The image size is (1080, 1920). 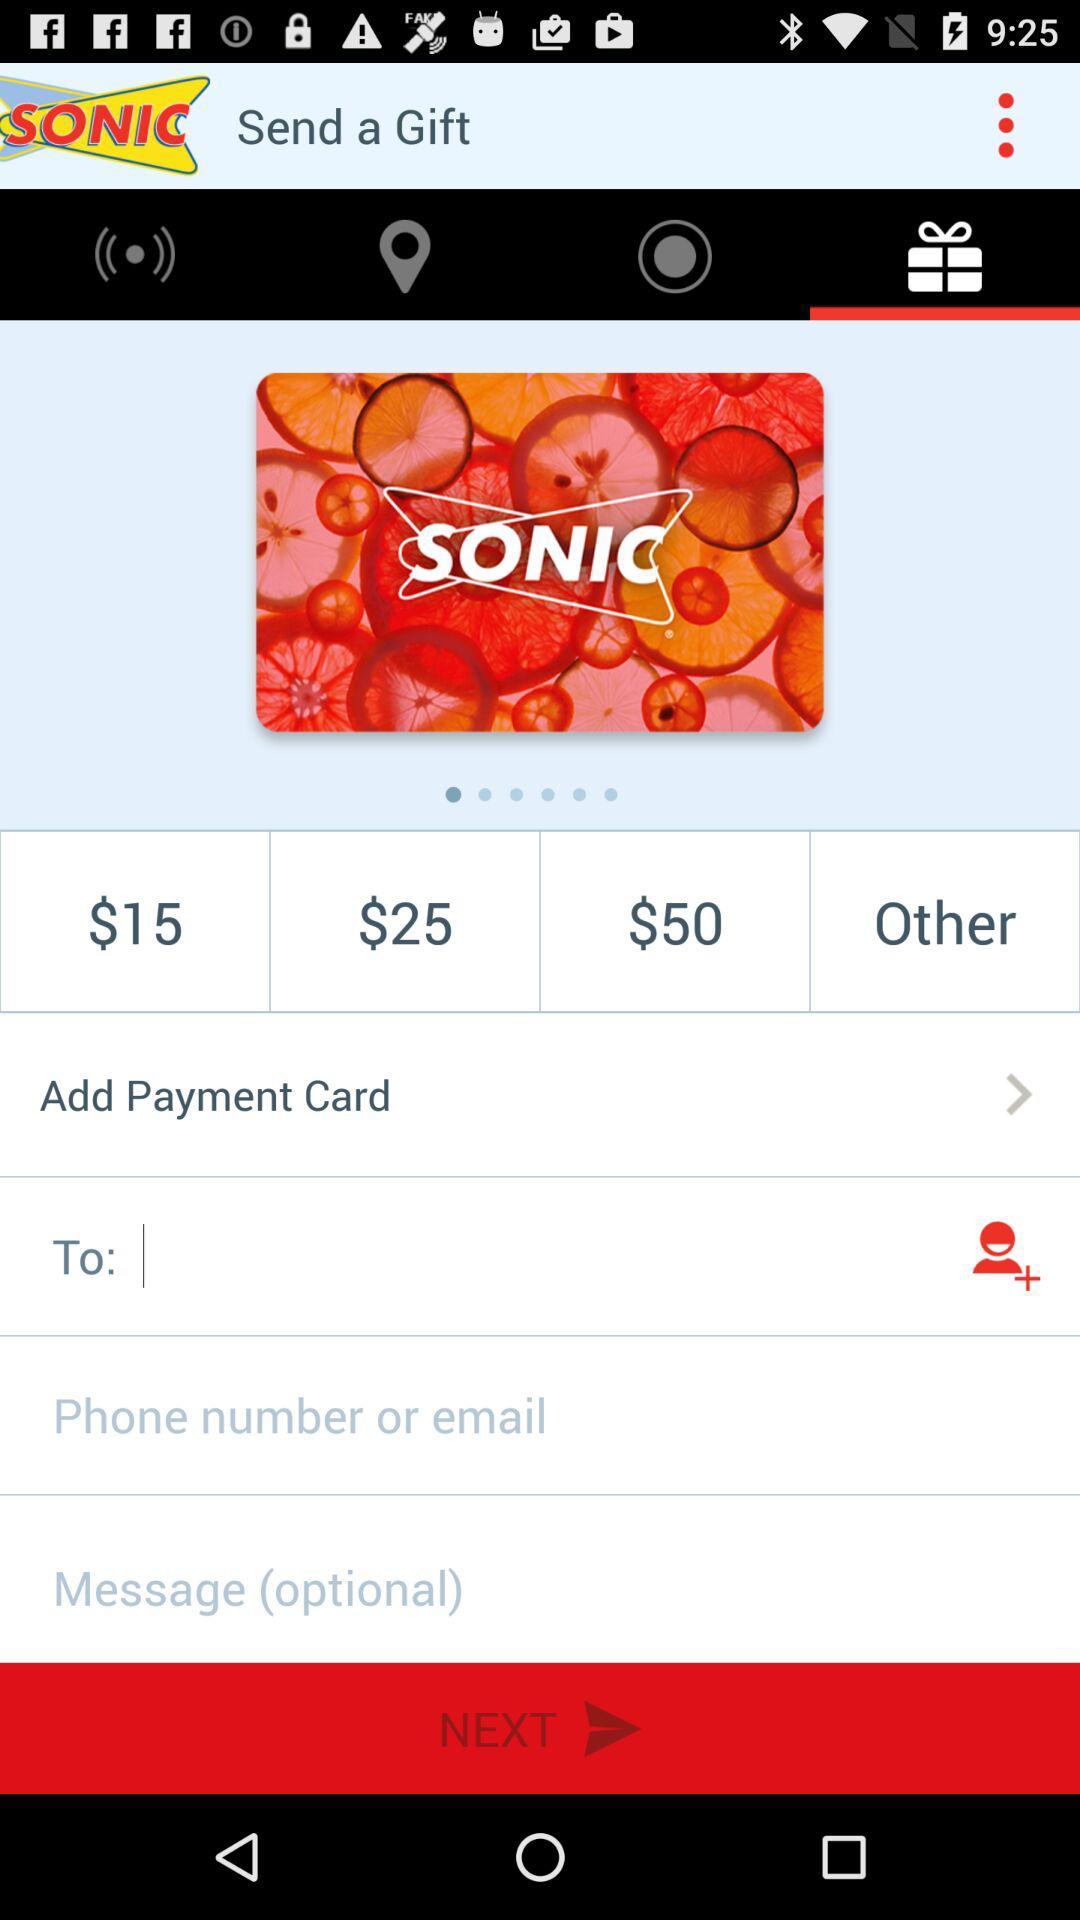 I want to click on the follow icon, so click(x=1006, y=1344).